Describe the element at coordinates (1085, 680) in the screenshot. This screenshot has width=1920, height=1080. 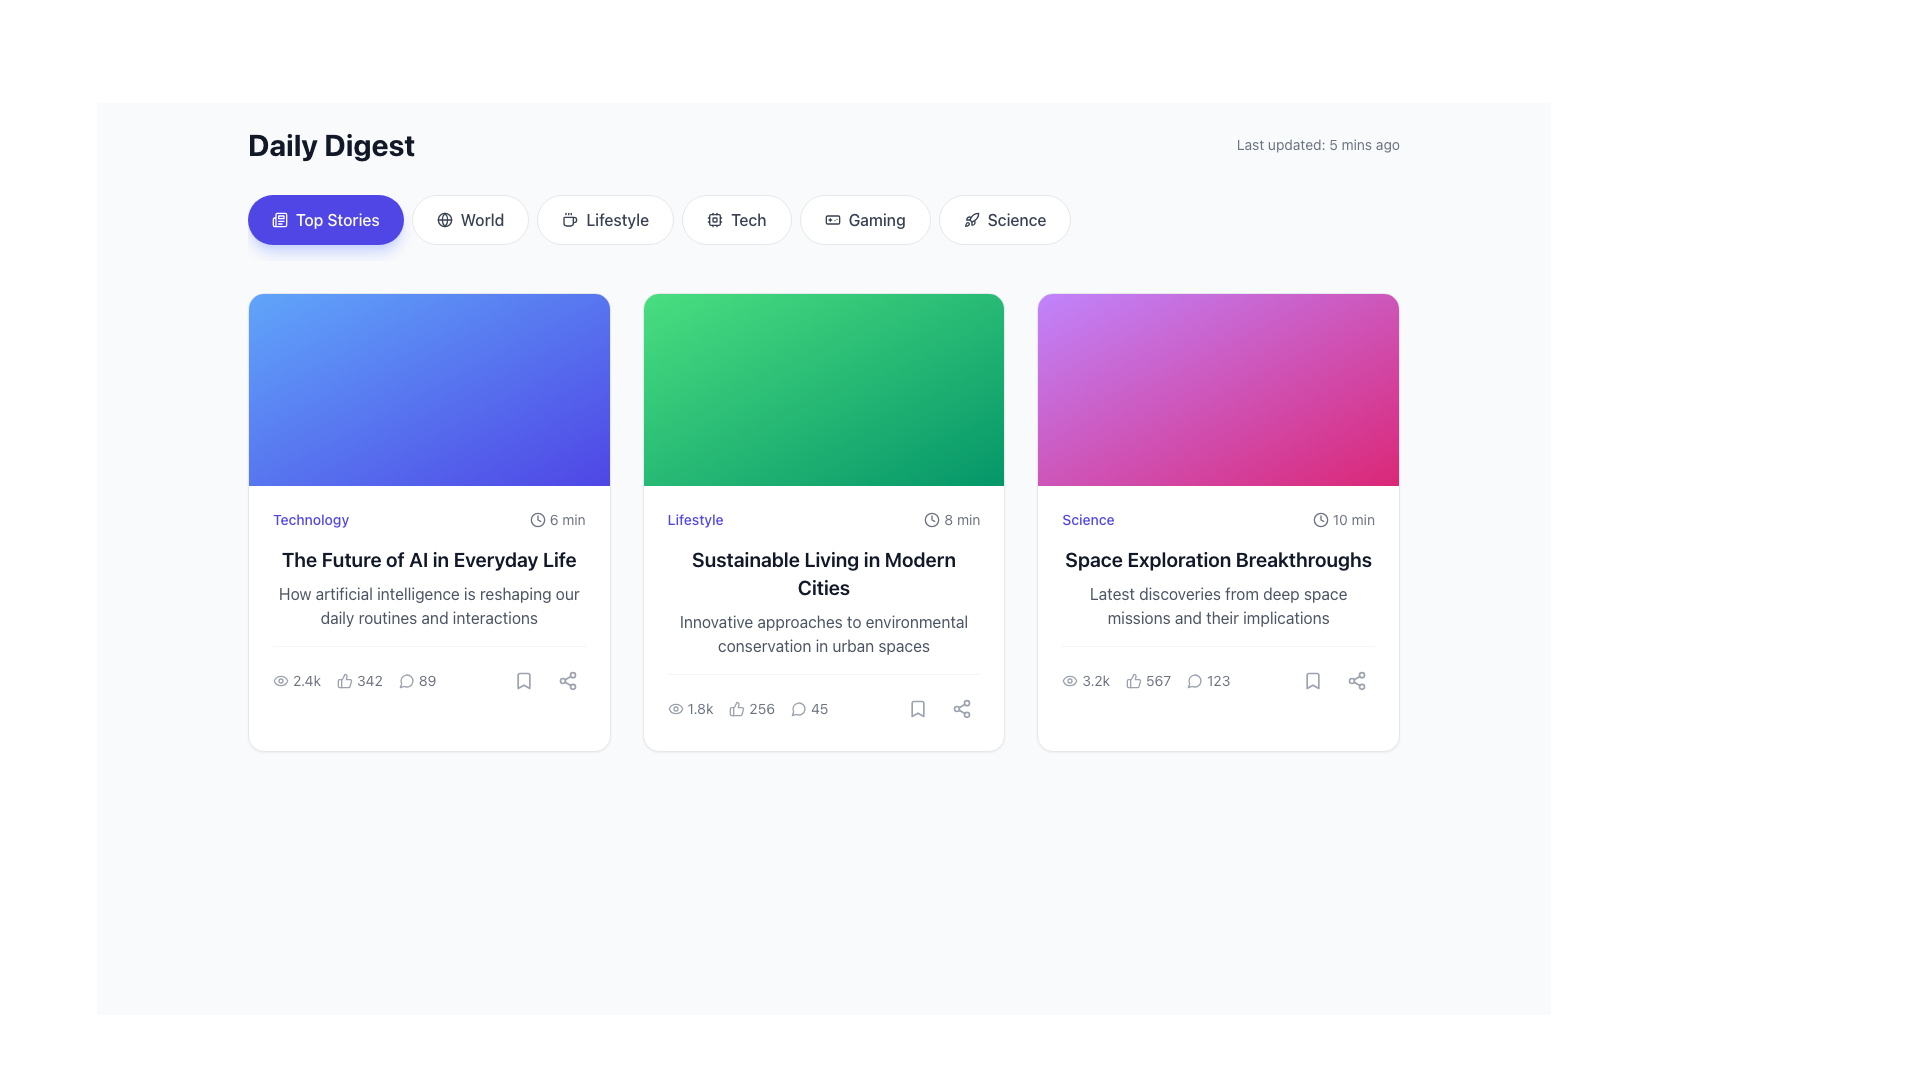
I see `the numerical value '3.2k' accompanied by the eye icon located at the bottom section of the third card in a horizontally aligned triplet of cards` at that location.